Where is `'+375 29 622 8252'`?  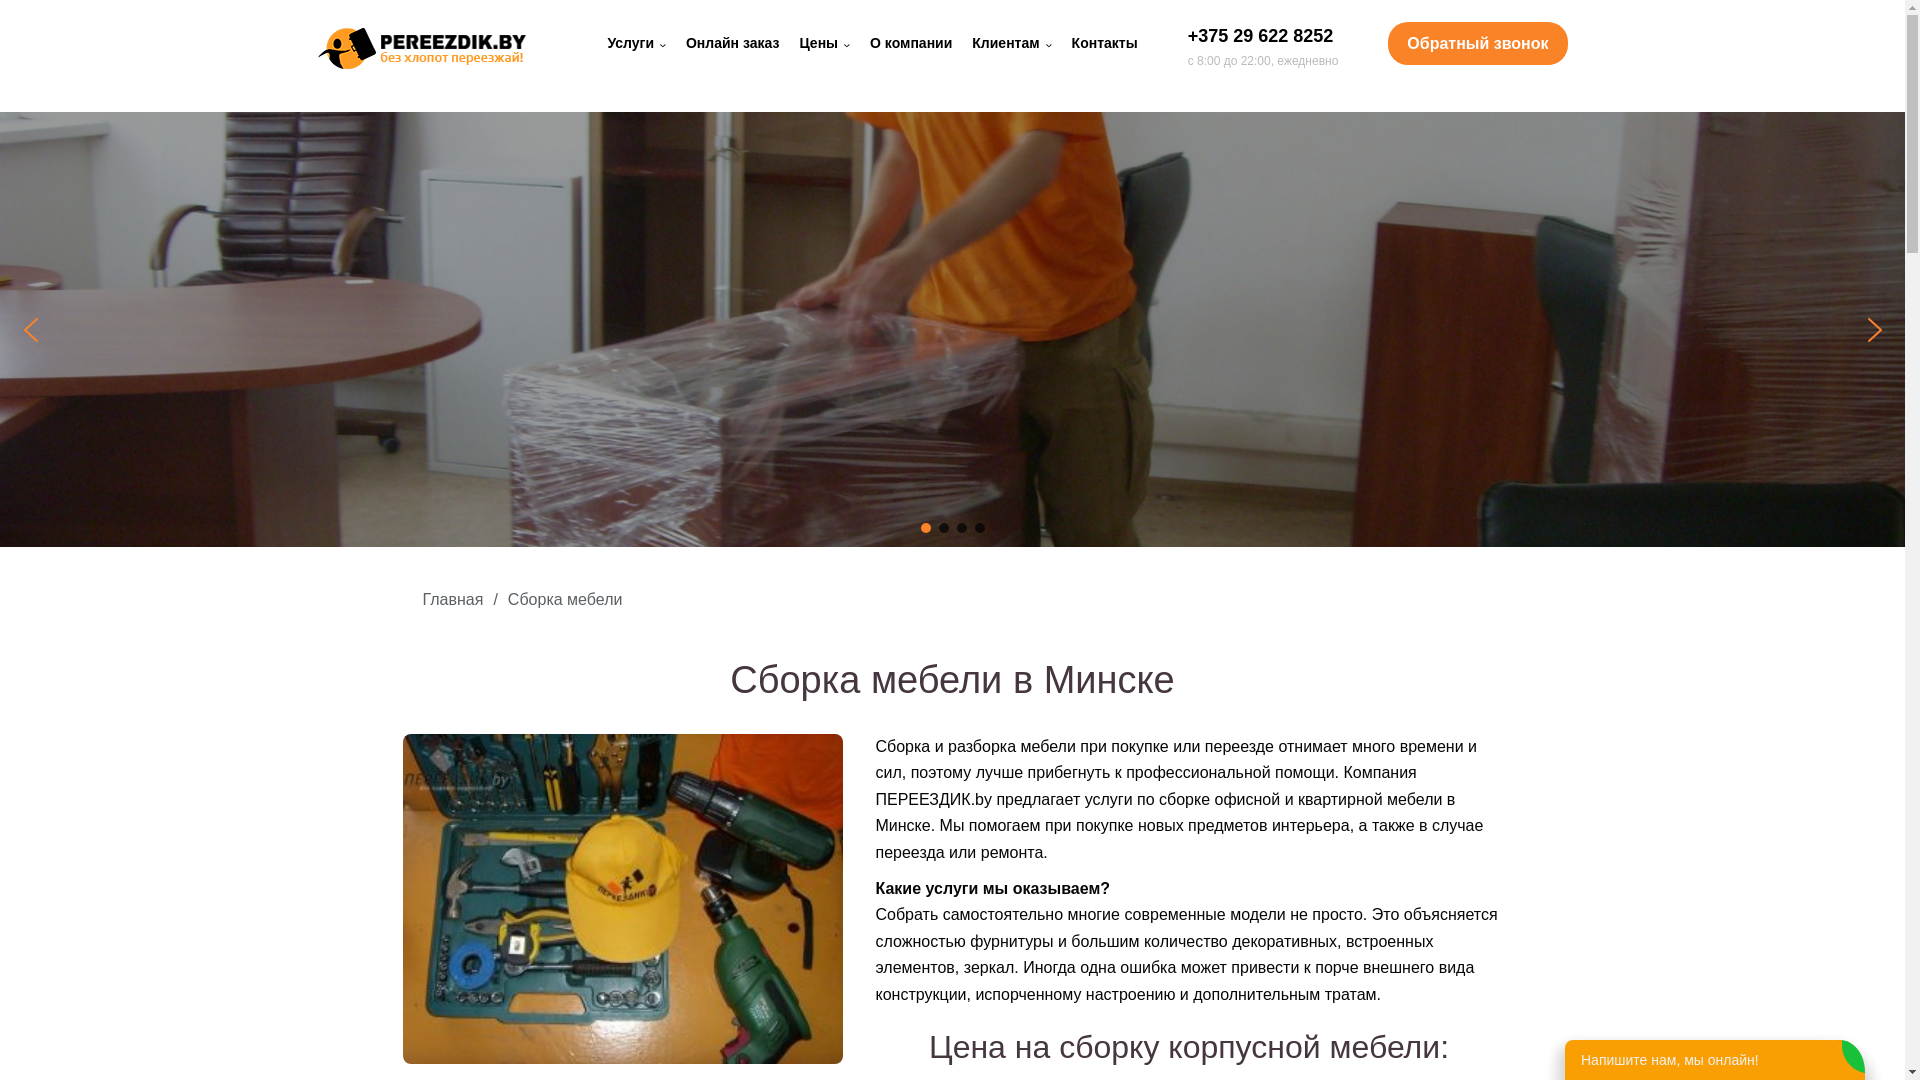
'+375 29 622 8252' is located at coordinates (1260, 35).